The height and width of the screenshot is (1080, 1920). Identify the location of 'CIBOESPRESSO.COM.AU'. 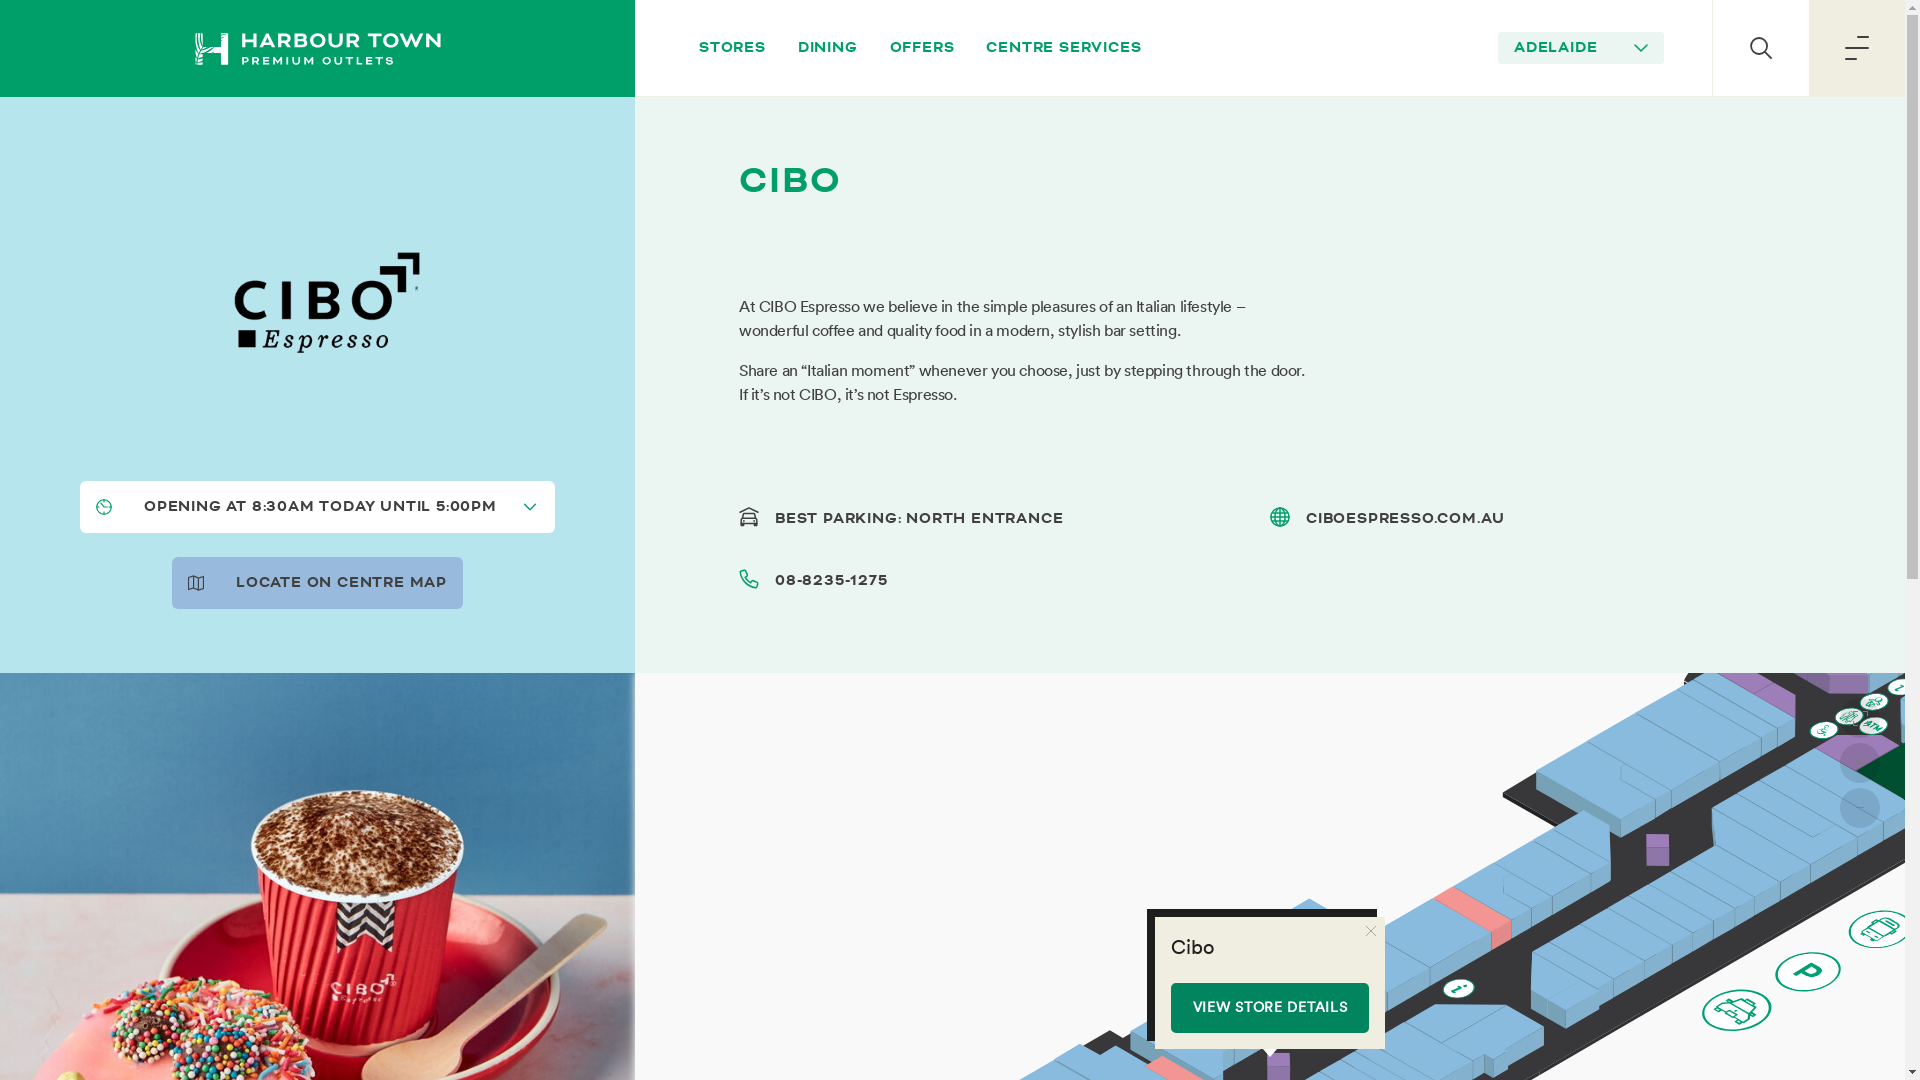
(1404, 517).